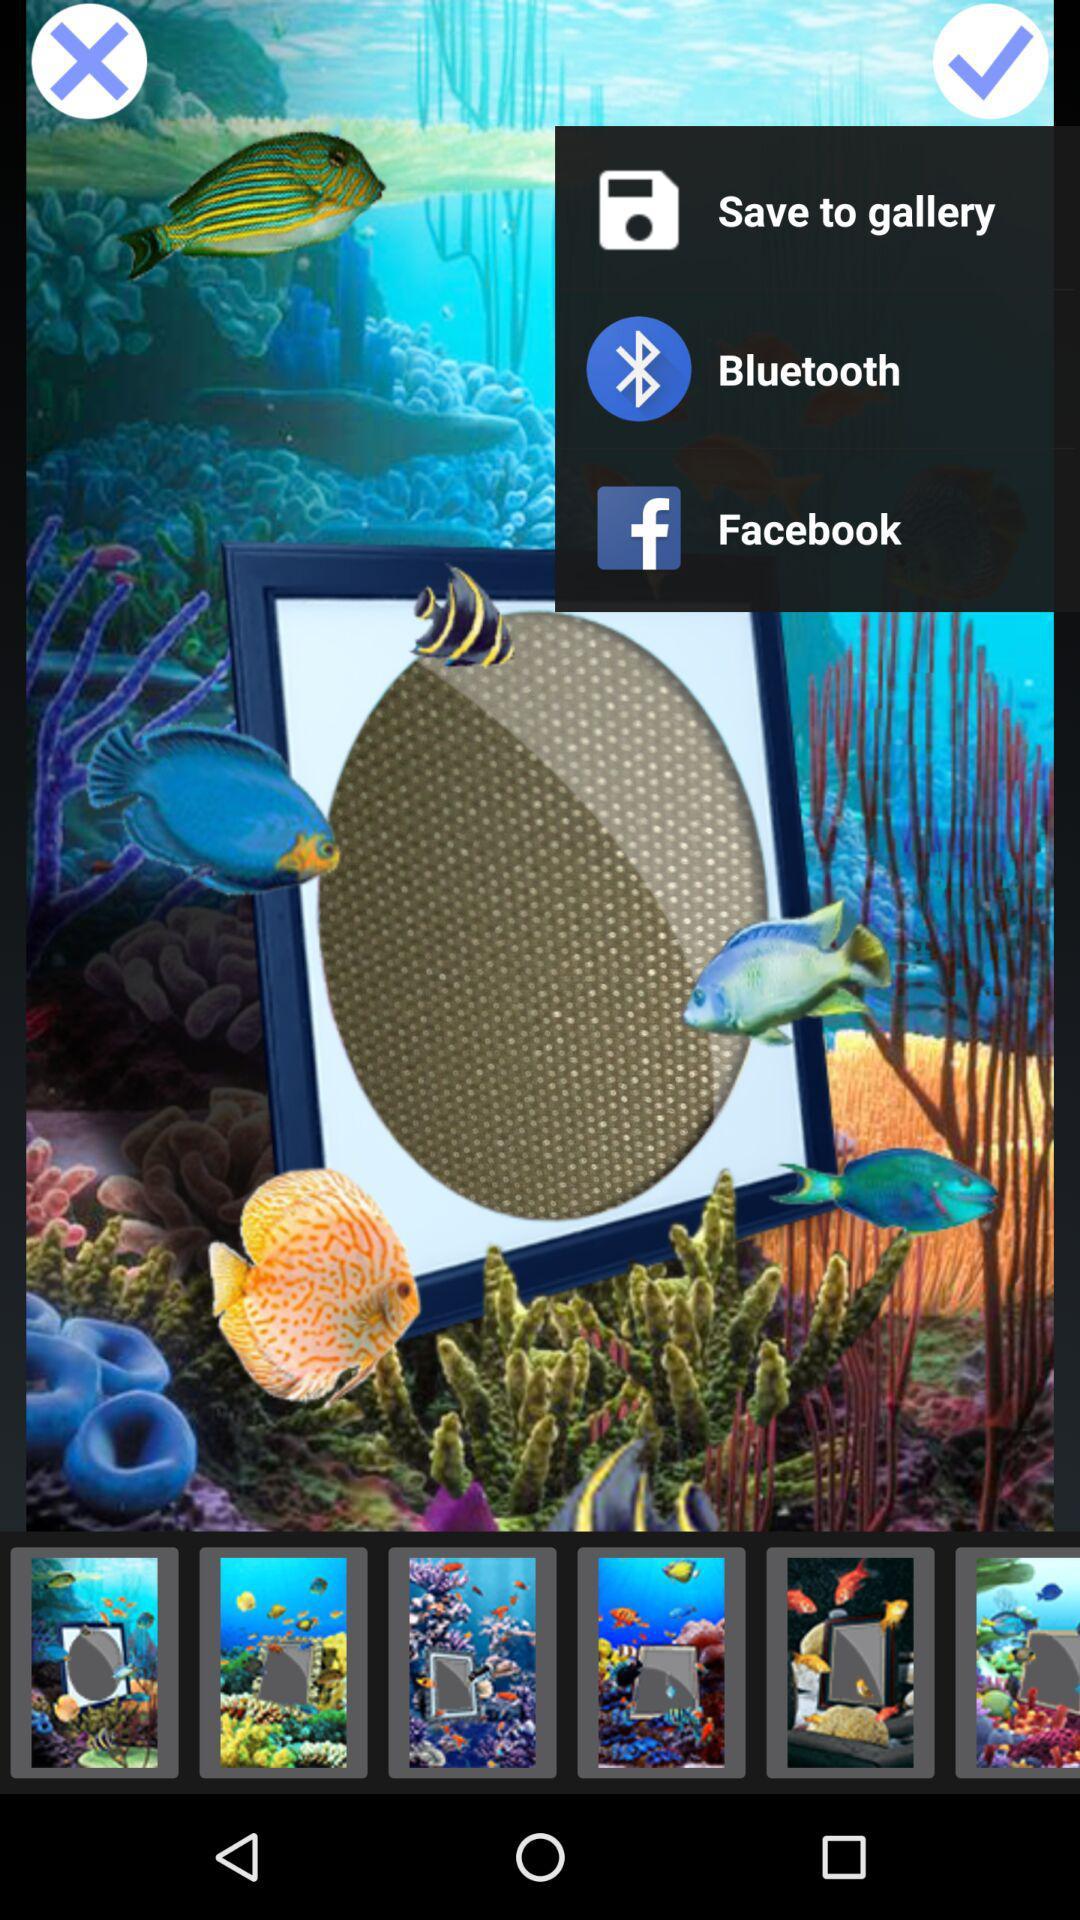 The width and height of the screenshot is (1080, 1920). What do you see at coordinates (472, 1662) in the screenshot?
I see `filter` at bounding box center [472, 1662].